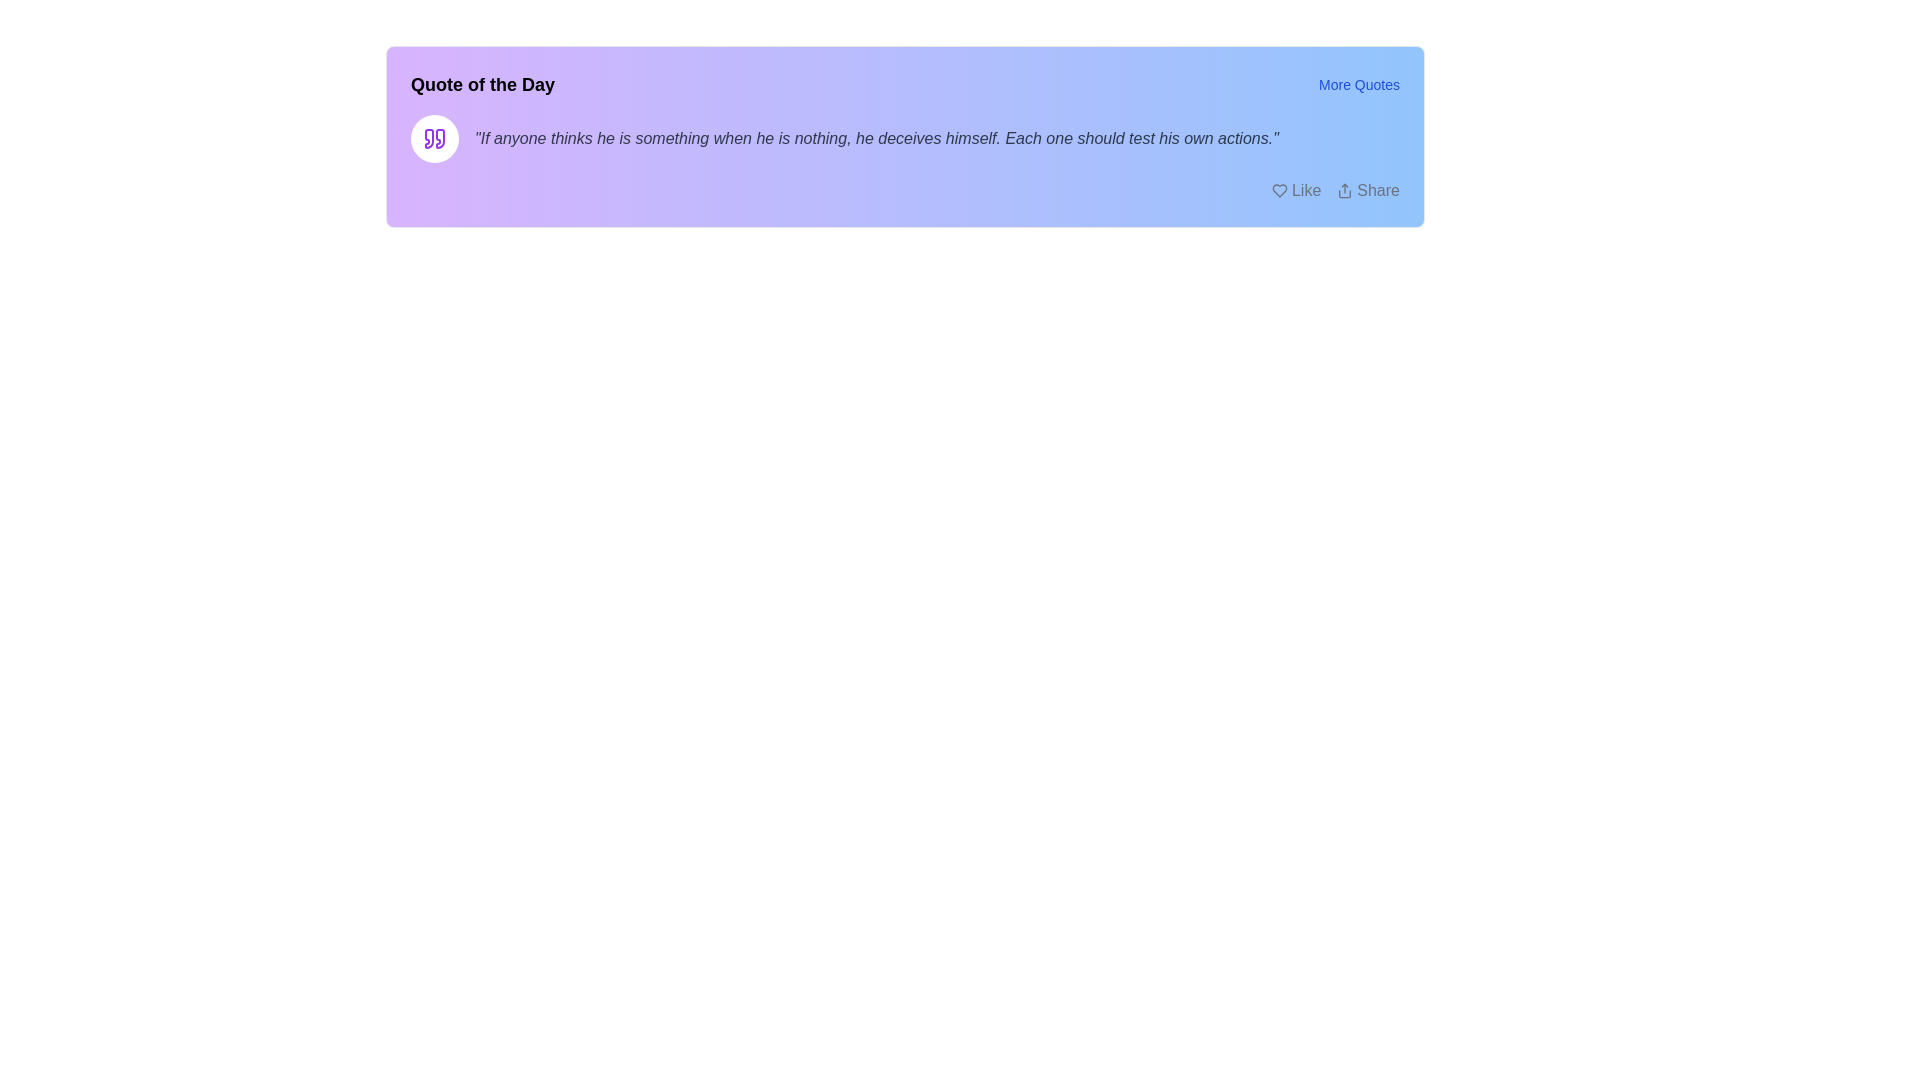 This screenshot has height=1080, width=1920. Describe the element at coordinates (428, 137) in the screenshot. I see `the left quote mark icon, which is a stylized graphical element with smooth curves and a purple hue, located in the upper left corner of the interface next to the heading and quote text` at that location.